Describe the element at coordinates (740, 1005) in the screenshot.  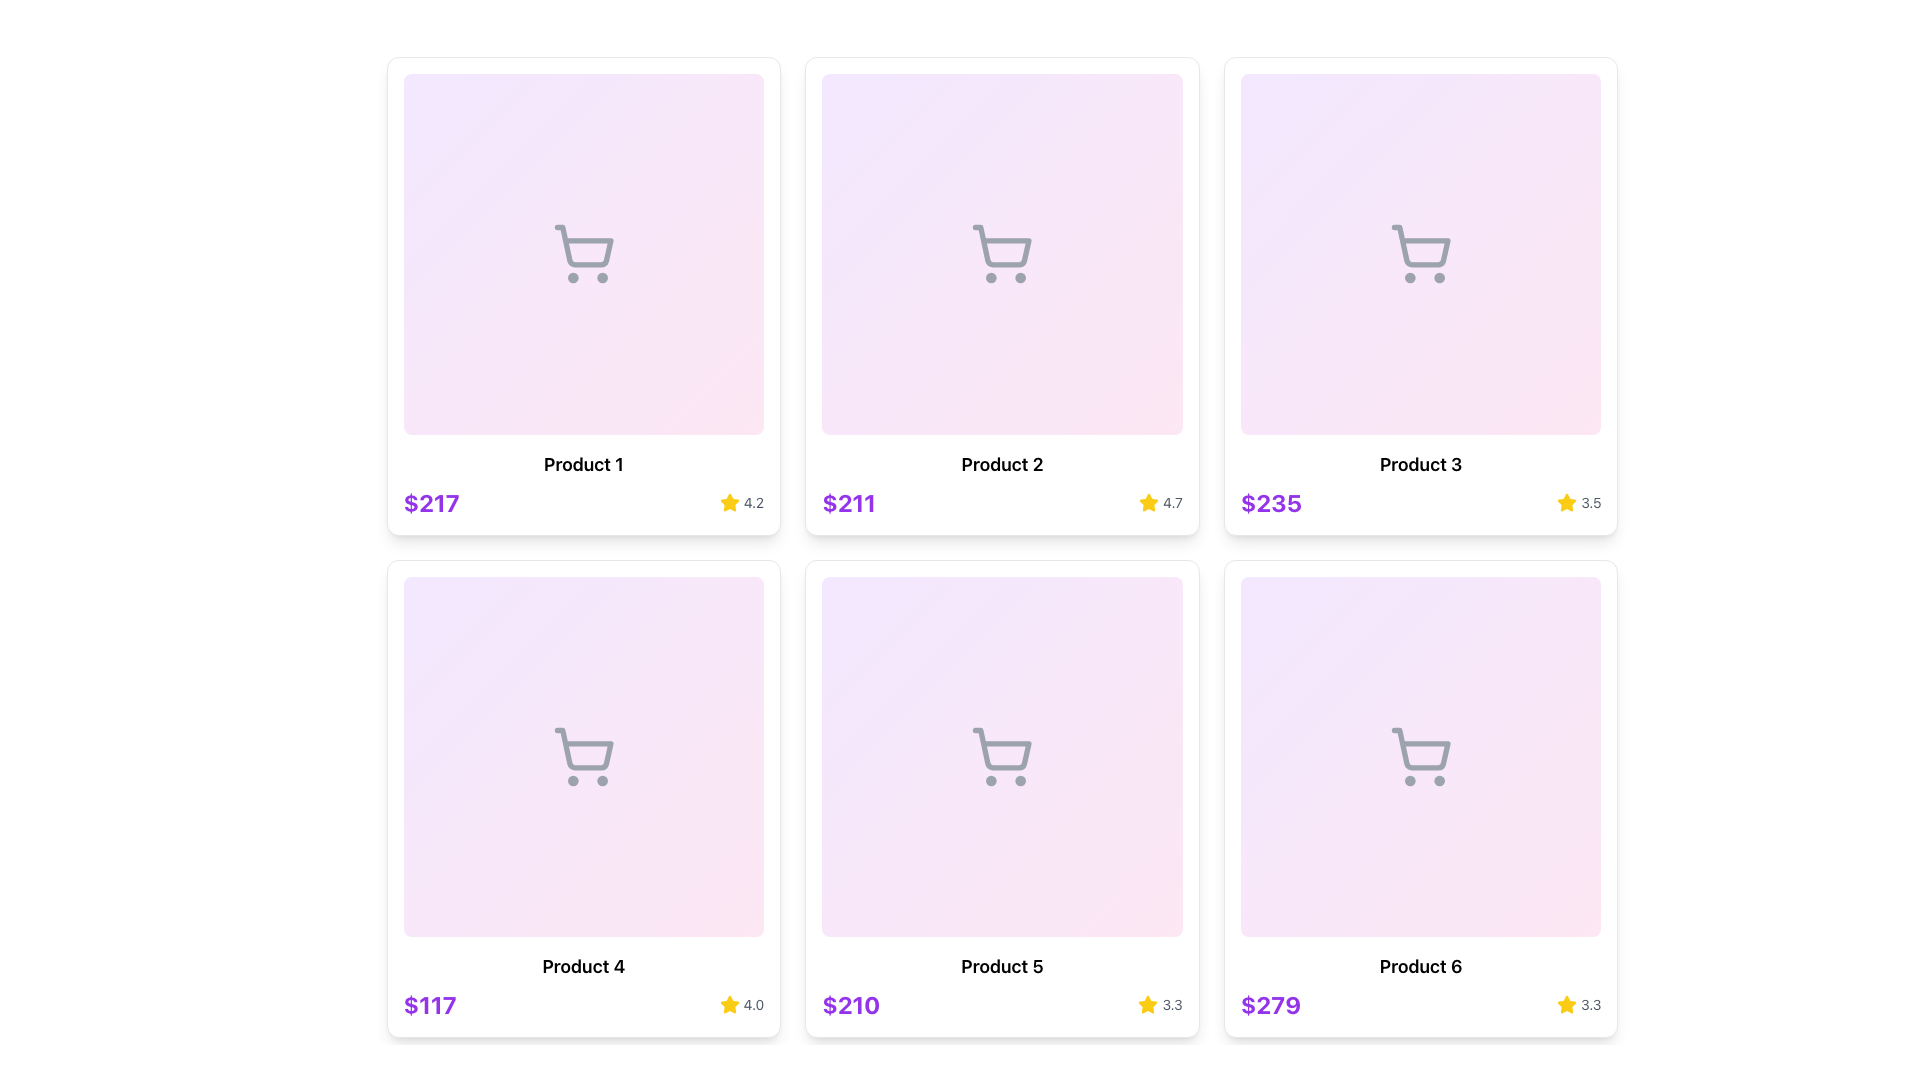
I see `rating value displayed on the Rating indicator for 'Product 4,' located at the bottom-right section of its card layout, adjacent to the price '$117.'` at that location.